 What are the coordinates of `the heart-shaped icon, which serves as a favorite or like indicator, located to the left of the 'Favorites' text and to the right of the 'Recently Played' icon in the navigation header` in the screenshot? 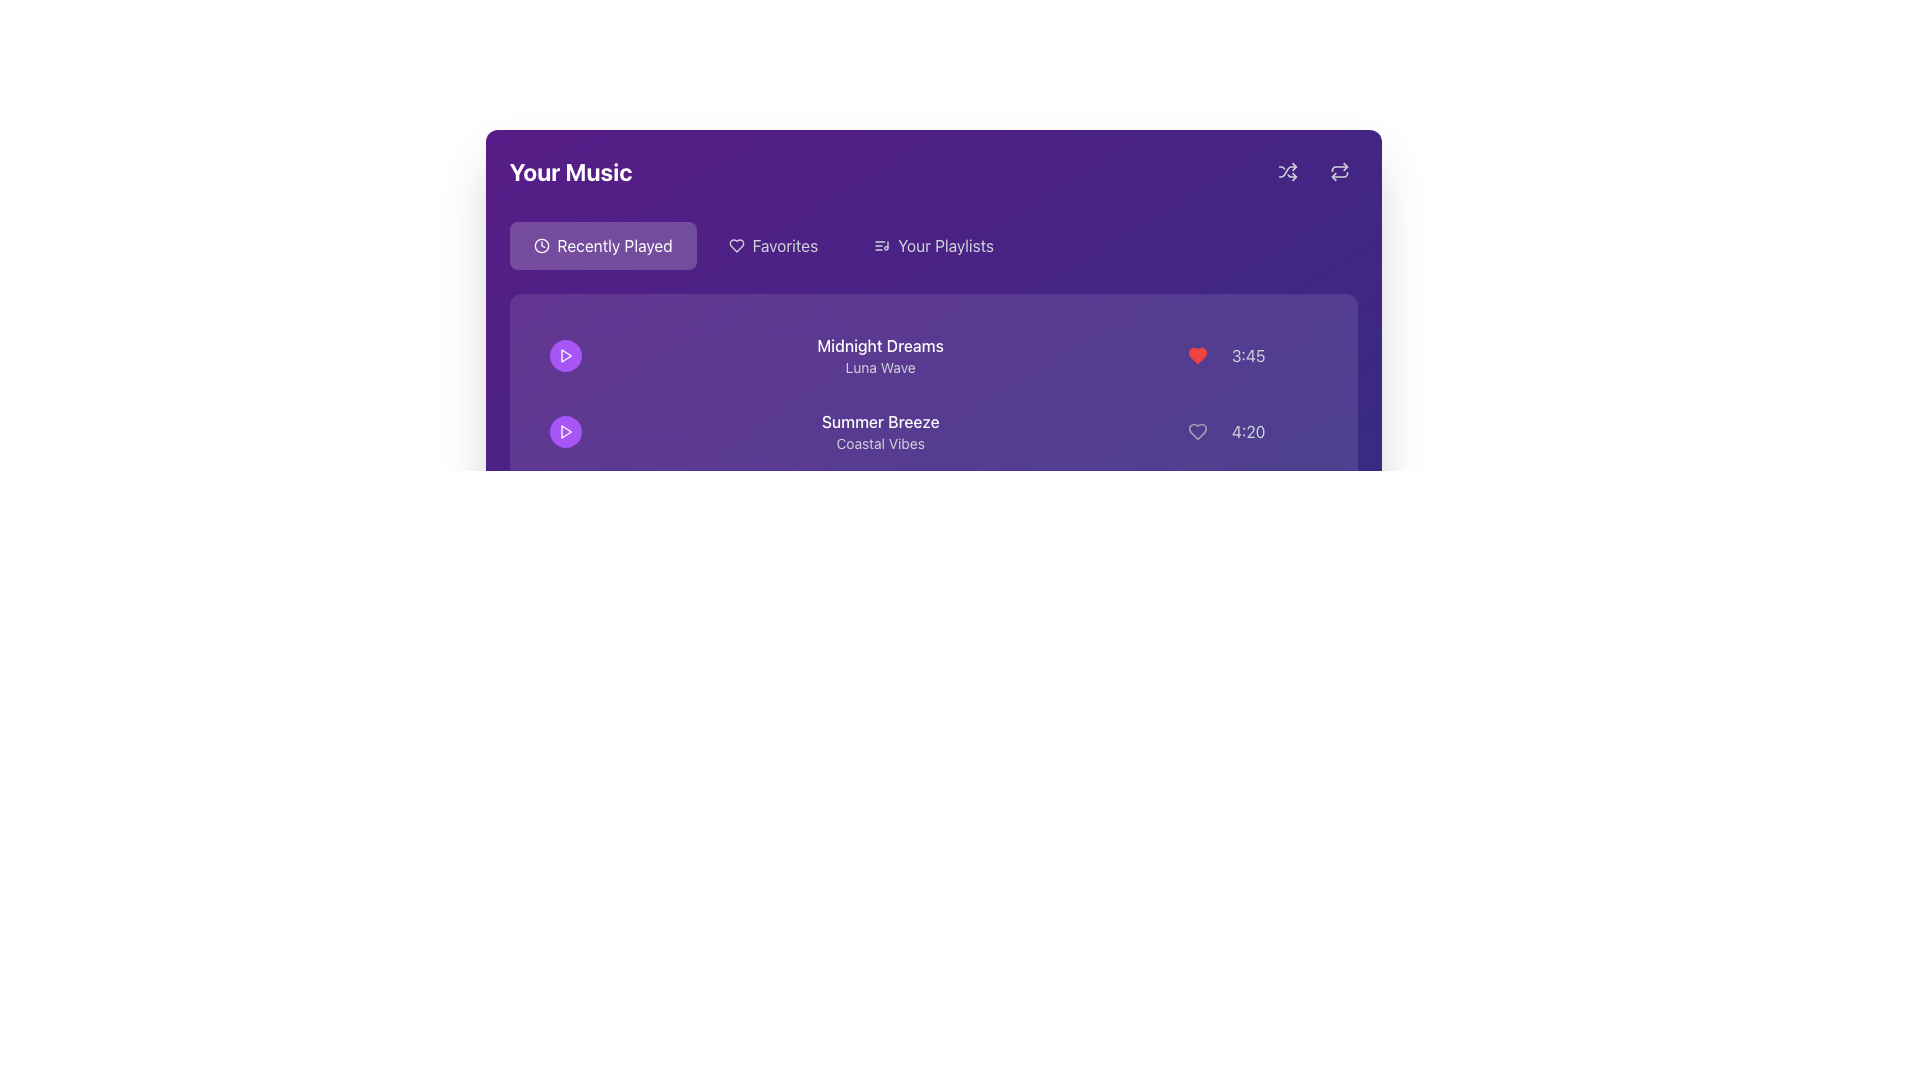 It's located at (735, 245).